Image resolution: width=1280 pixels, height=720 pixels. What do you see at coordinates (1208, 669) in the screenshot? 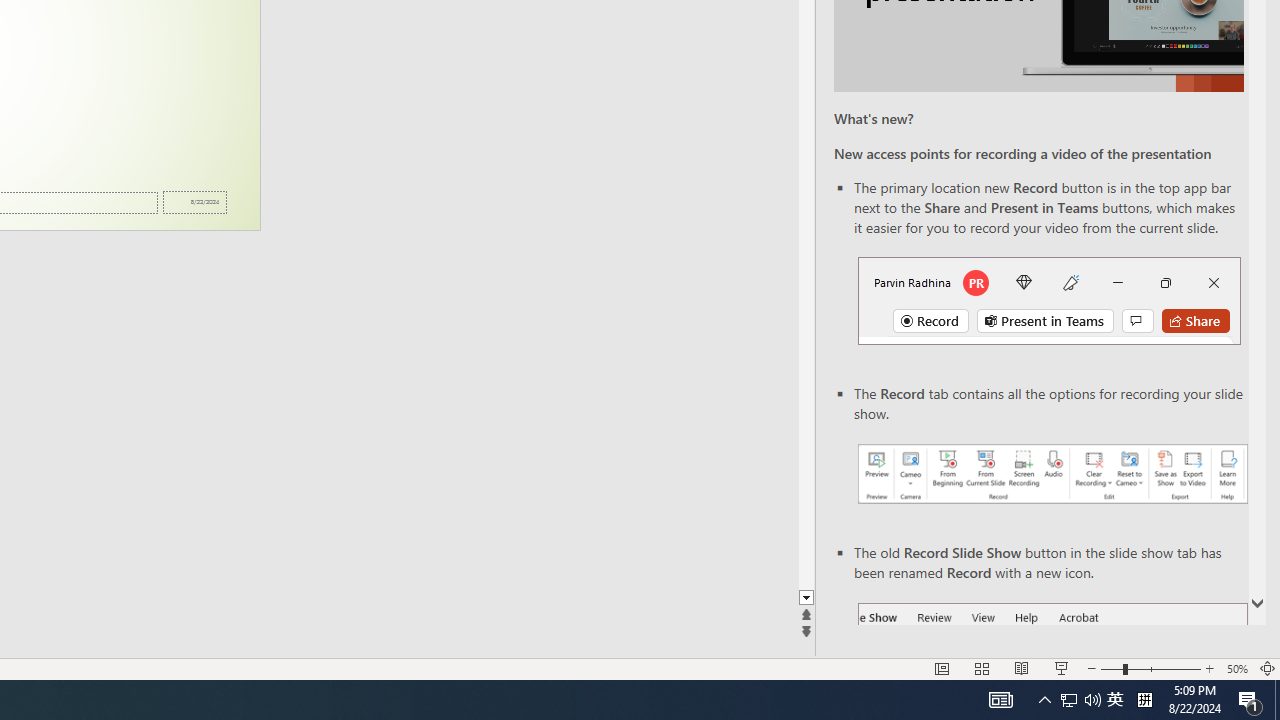
I see `'Zoom In'` at bounding box center [1208, 669].